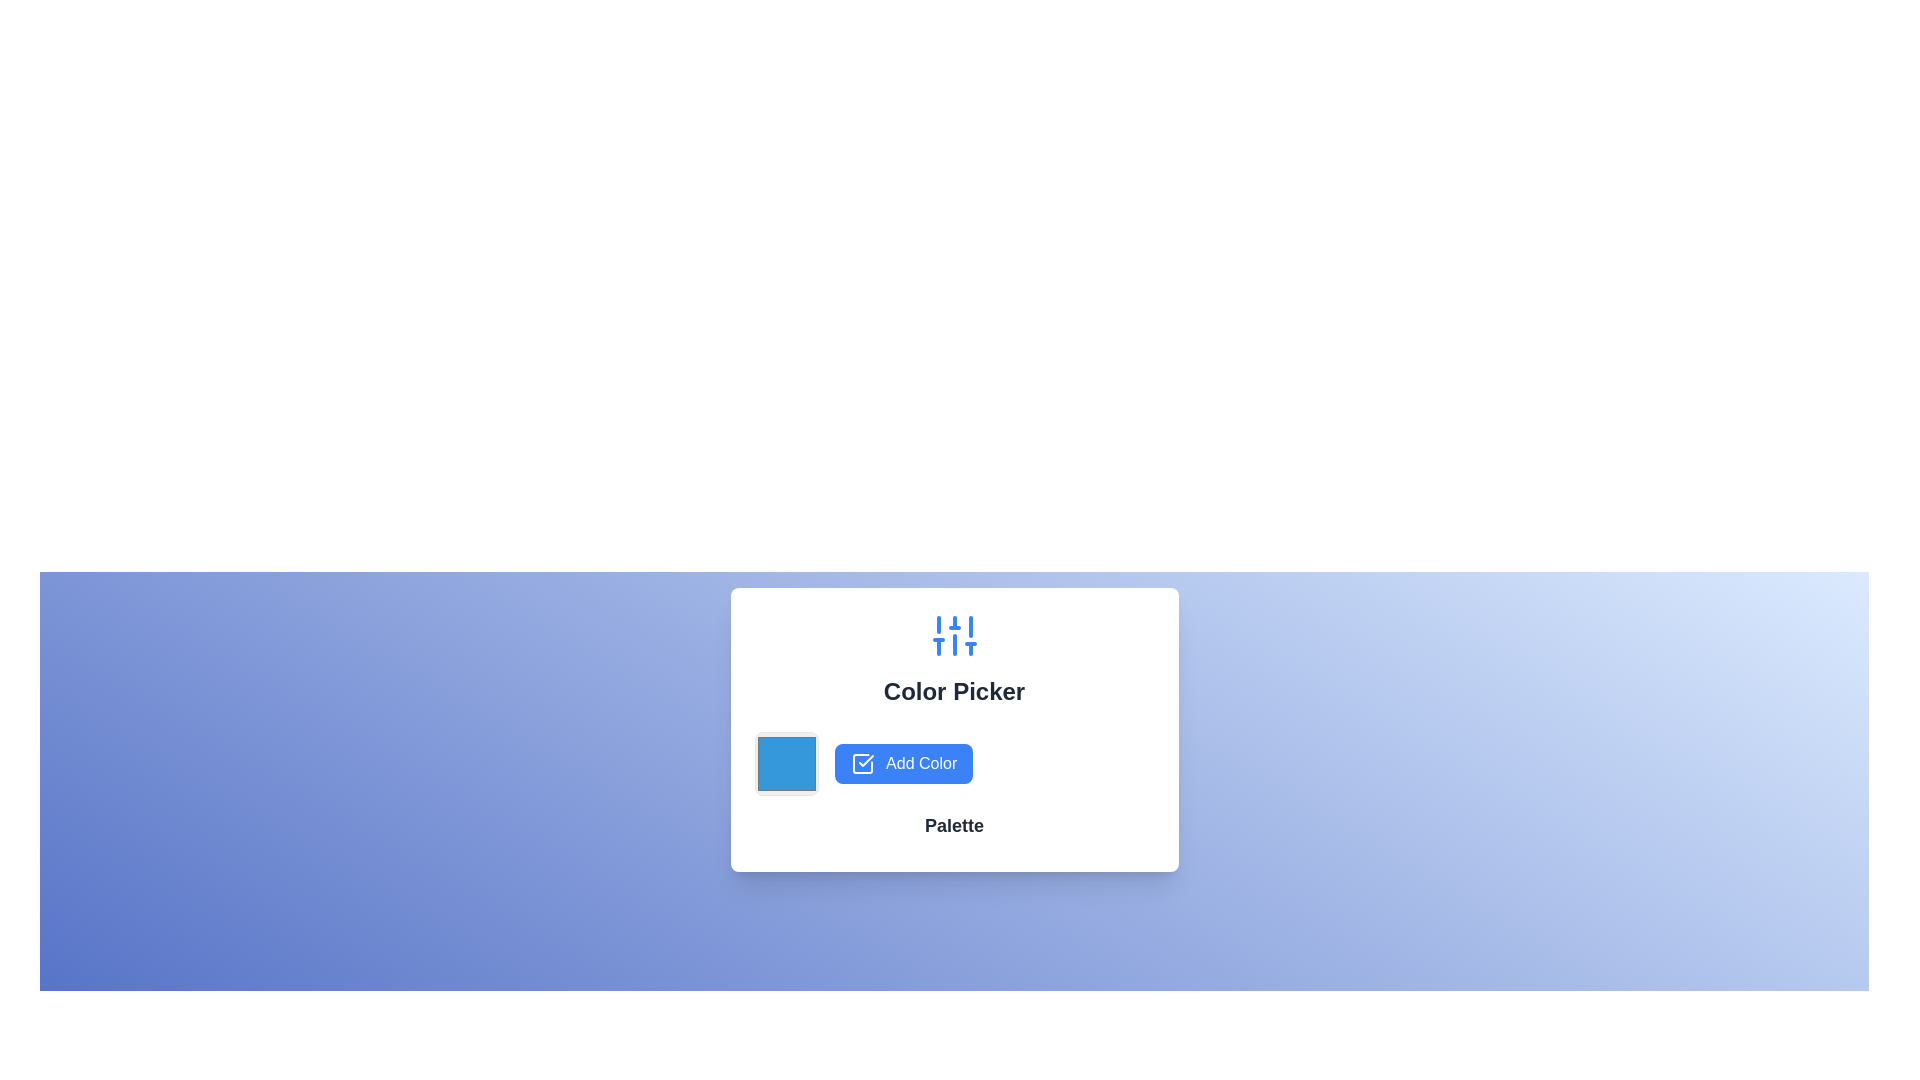 This screenshot has width=1920, height=1080. I want to click on the 'Color Picker' text label, which is bold, large, and centrally located above the 'Add Color' button, so click(953, 690).